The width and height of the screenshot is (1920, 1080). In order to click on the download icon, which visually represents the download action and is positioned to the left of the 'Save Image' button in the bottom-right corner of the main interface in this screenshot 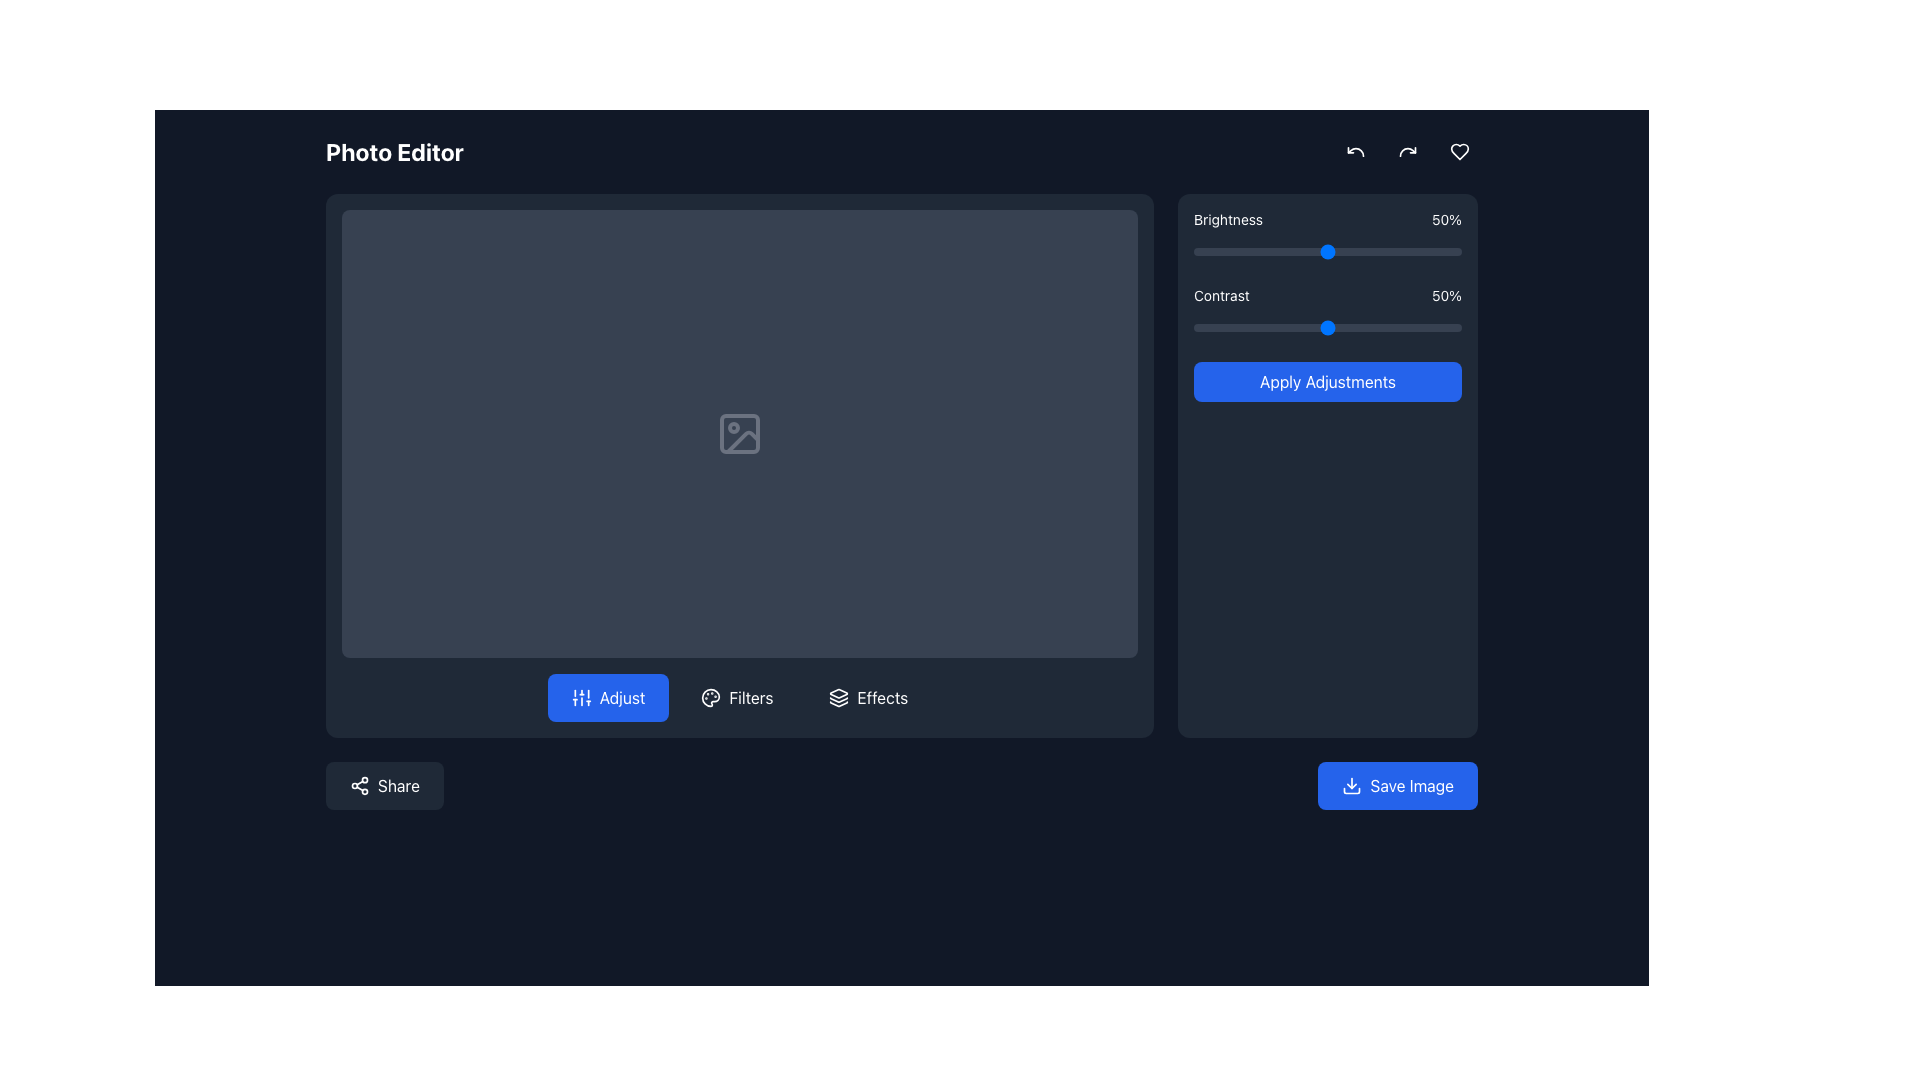, I will do `click(1352, 784)`.